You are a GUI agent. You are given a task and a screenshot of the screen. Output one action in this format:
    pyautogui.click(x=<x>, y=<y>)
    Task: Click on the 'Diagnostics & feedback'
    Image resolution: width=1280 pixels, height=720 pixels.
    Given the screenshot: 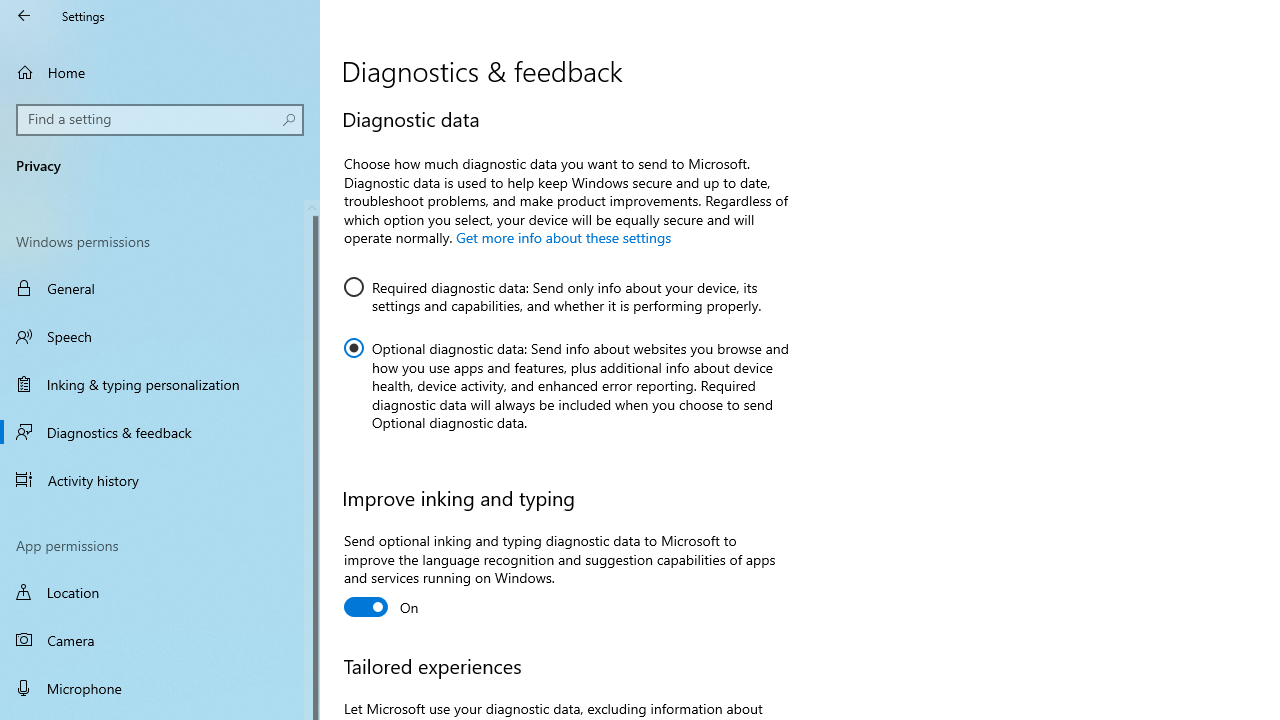 What is the action you would take?
    pyautogui.click(x=160, y=431)
    